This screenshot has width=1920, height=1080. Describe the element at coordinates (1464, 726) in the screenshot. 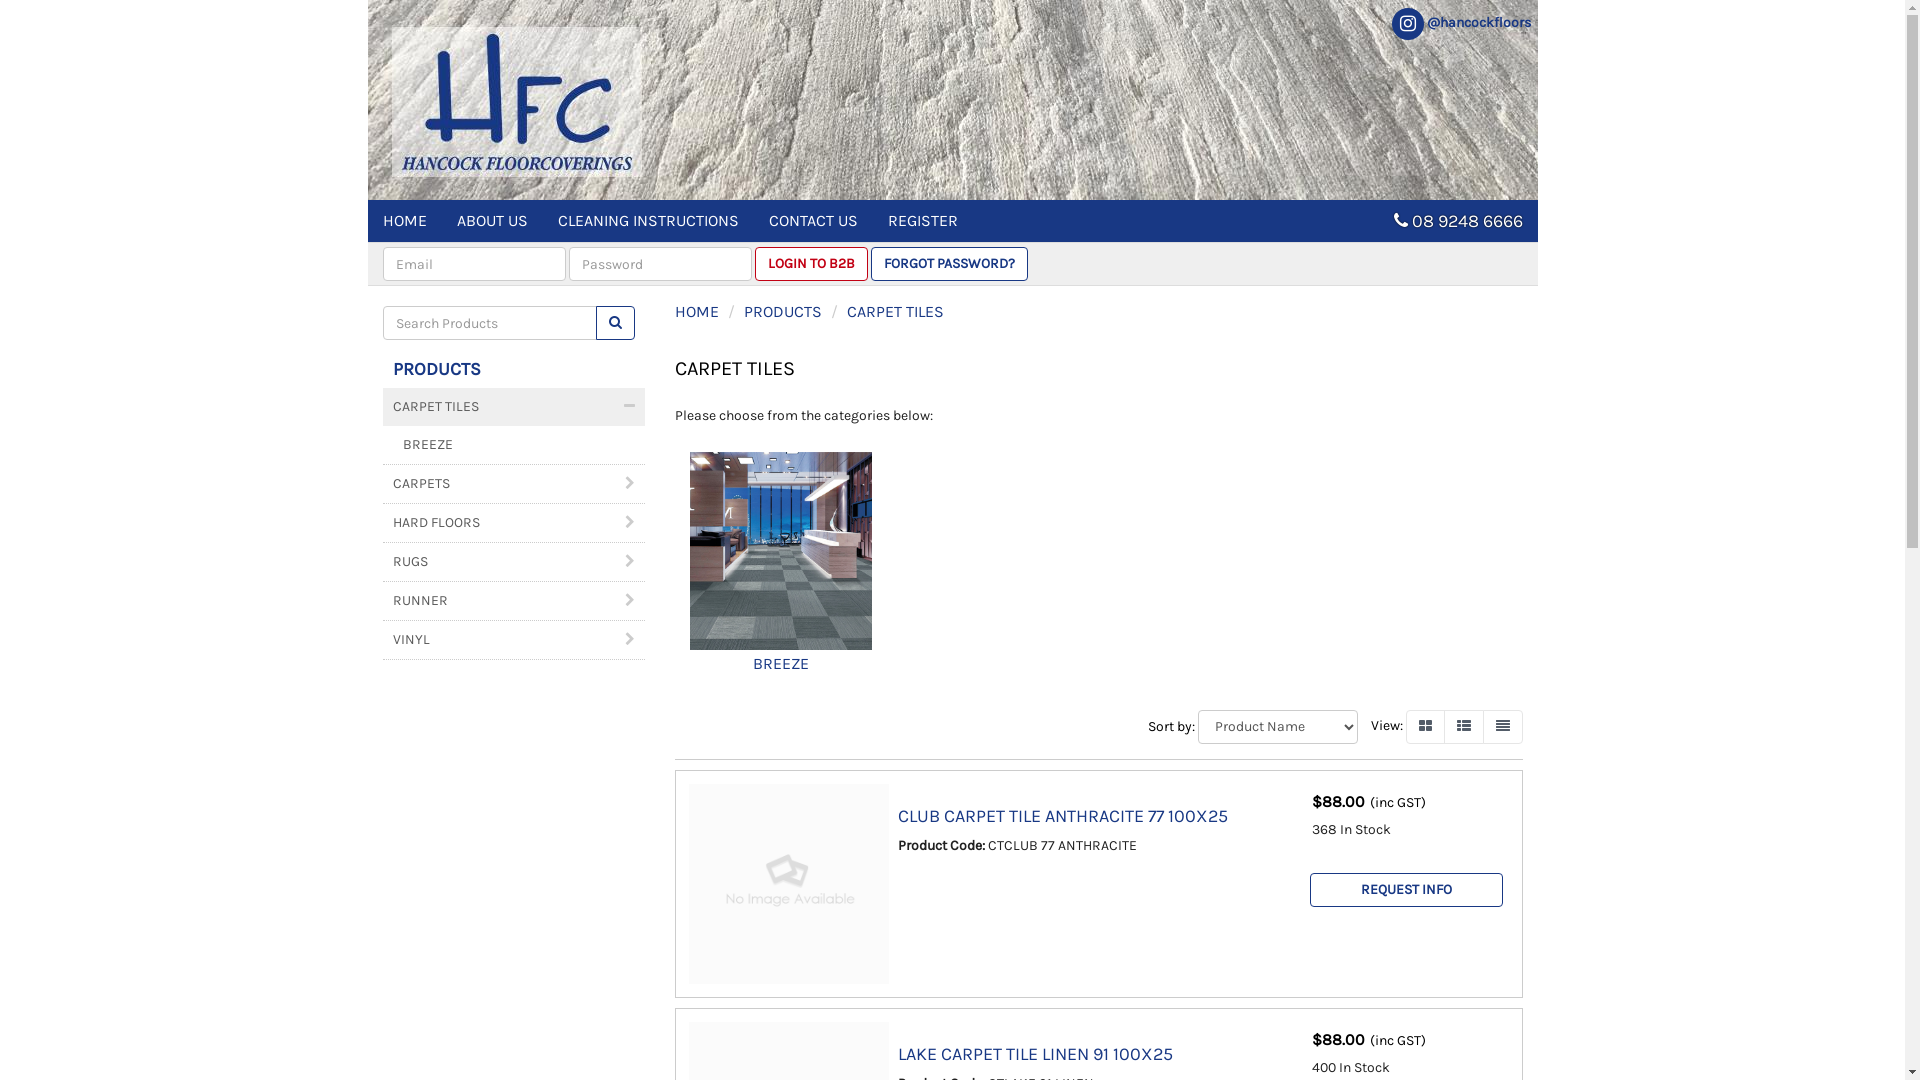

I see `'List'` at that location.